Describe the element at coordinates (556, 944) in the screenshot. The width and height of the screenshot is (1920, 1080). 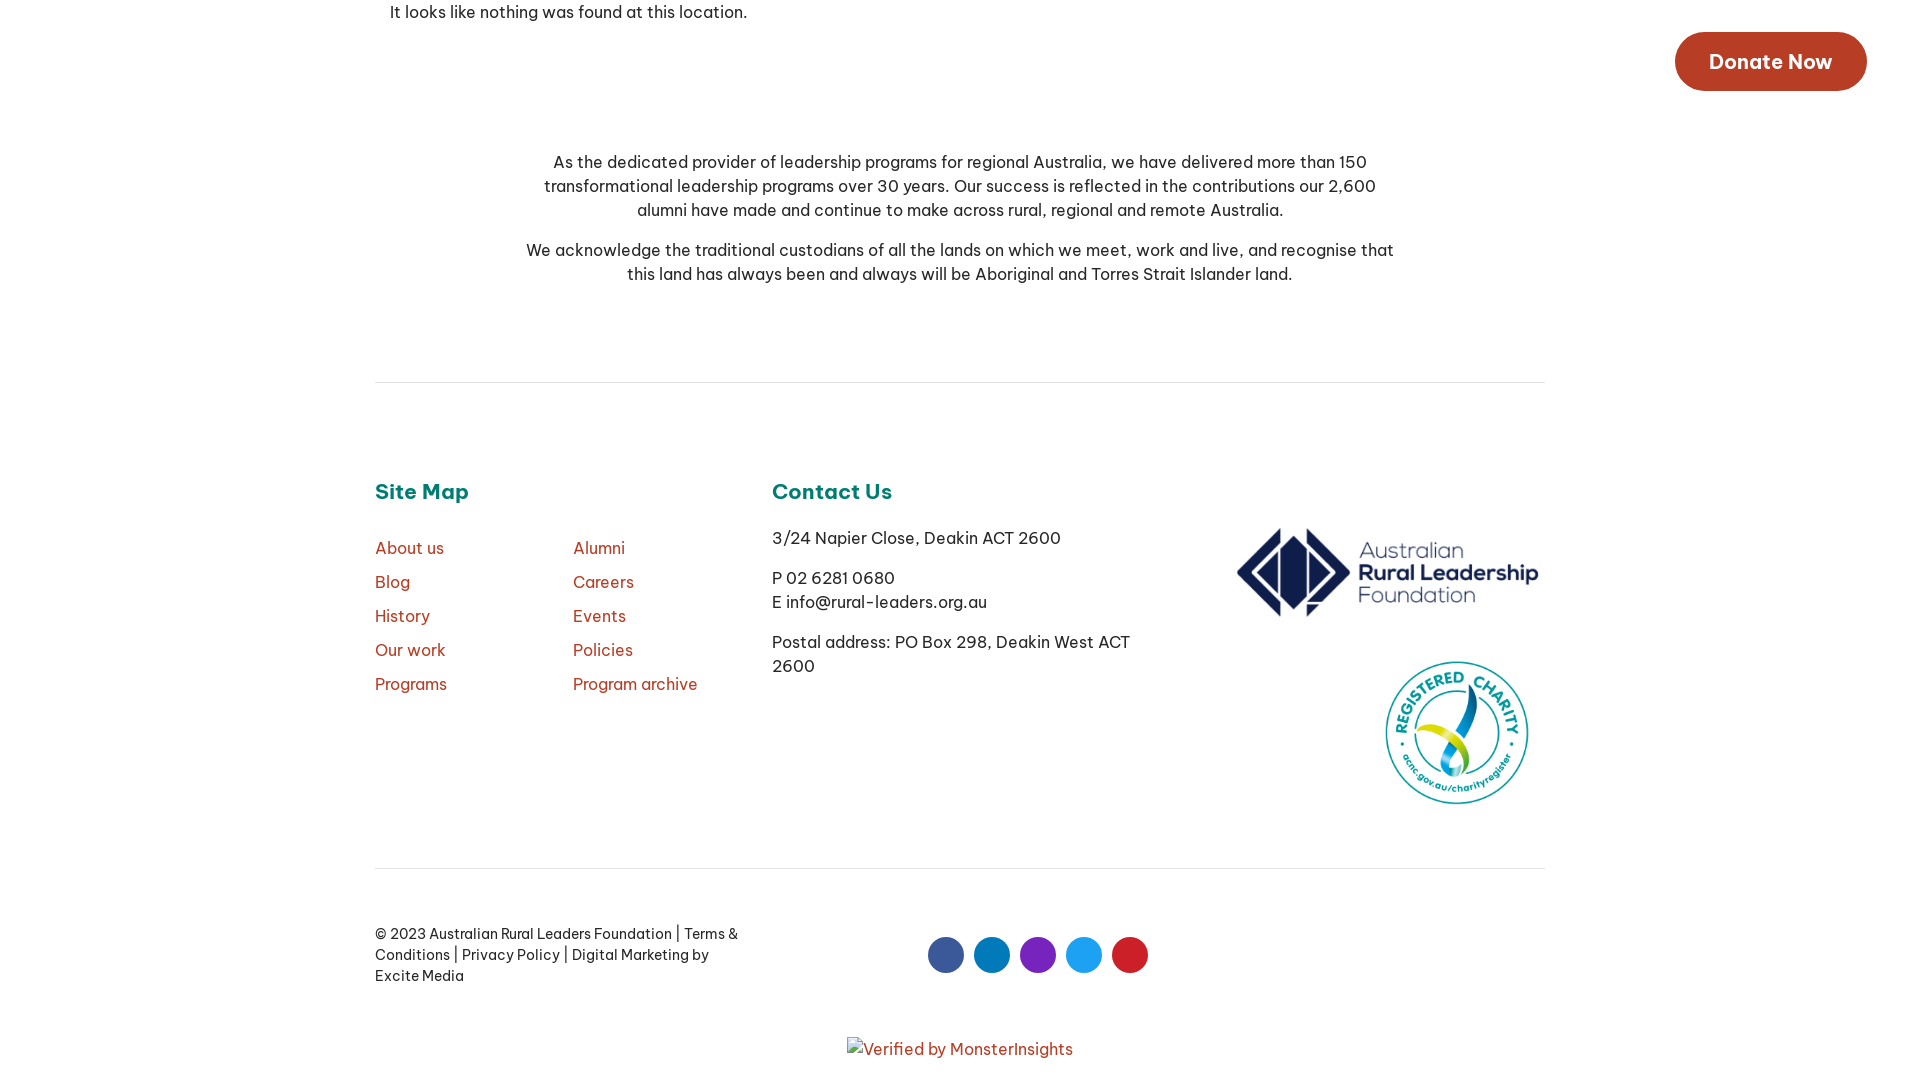
I see `'Terms & Conditions'` at that location.